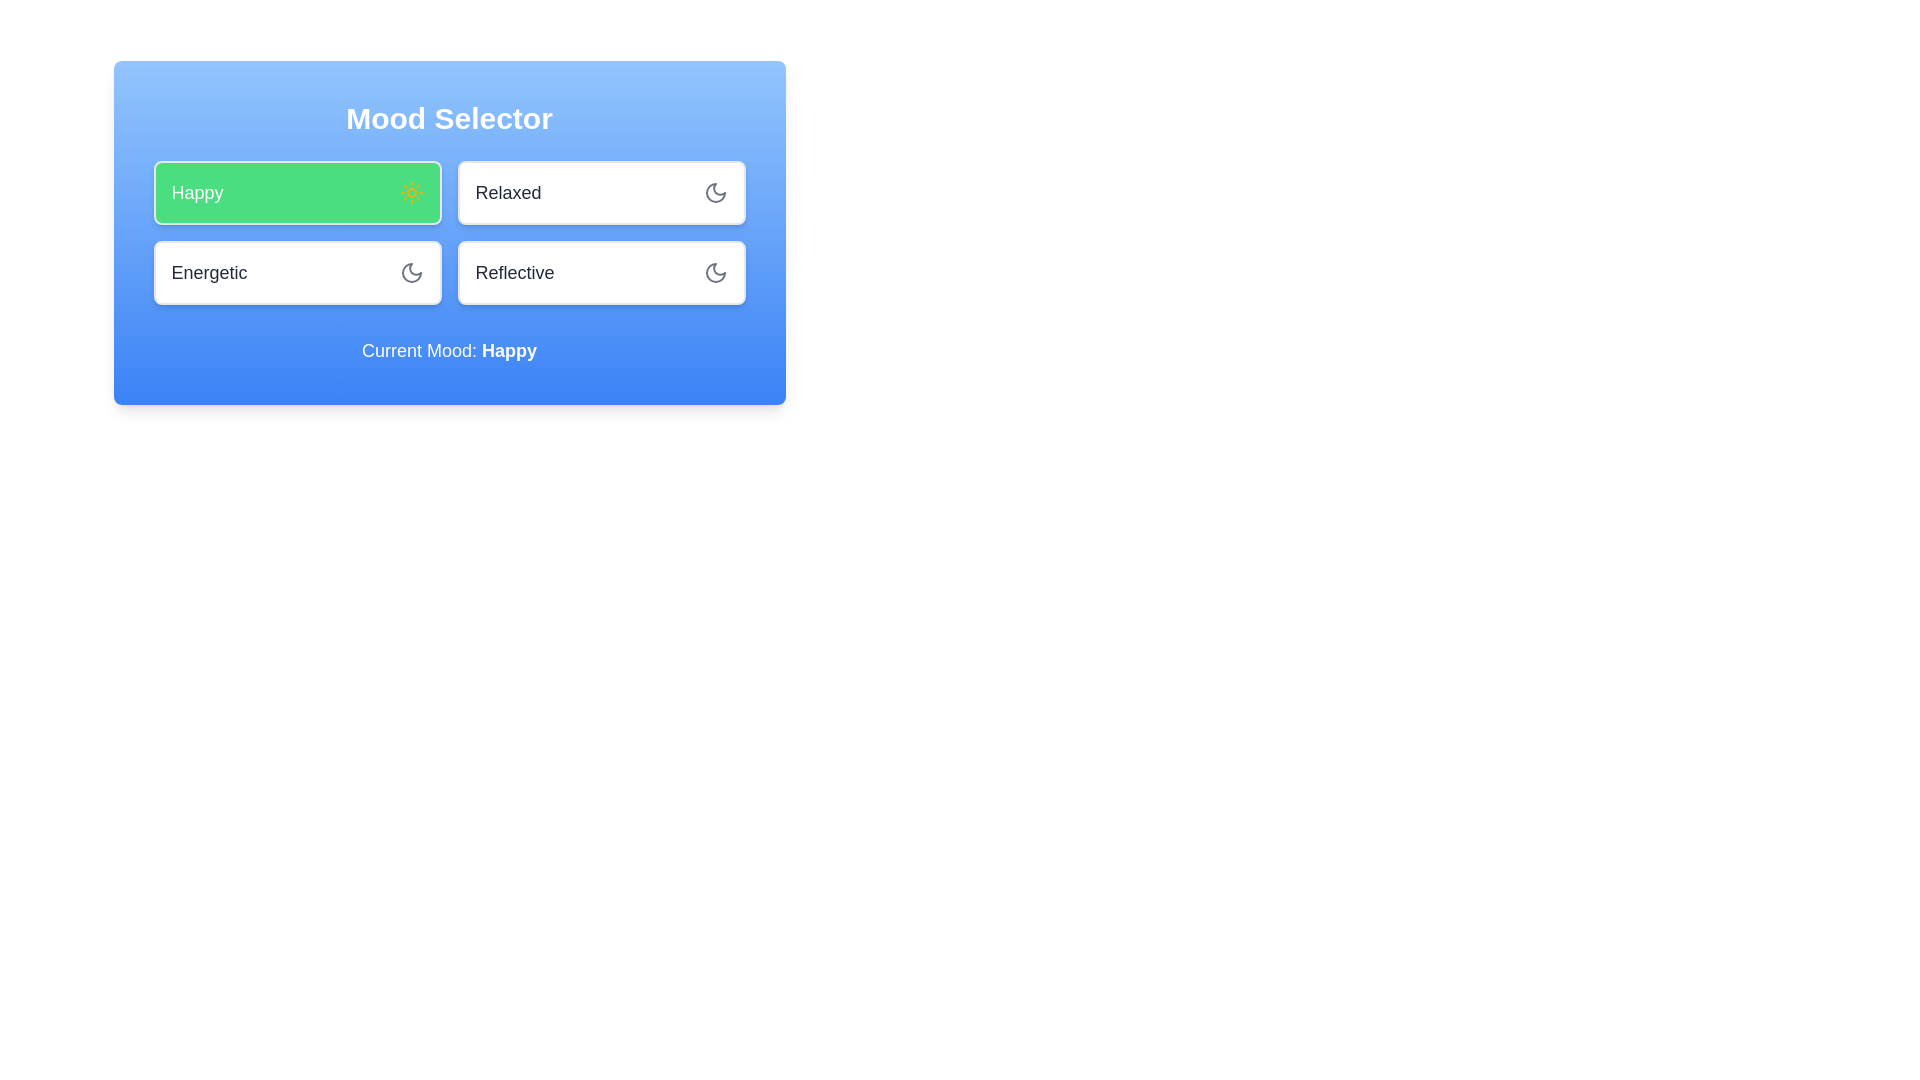 This screenshot has width=1920, height=1080. Describe the element at coordinates (715, 273) in the screenshot. I see `the icon representing the mood Reflective` at that location.